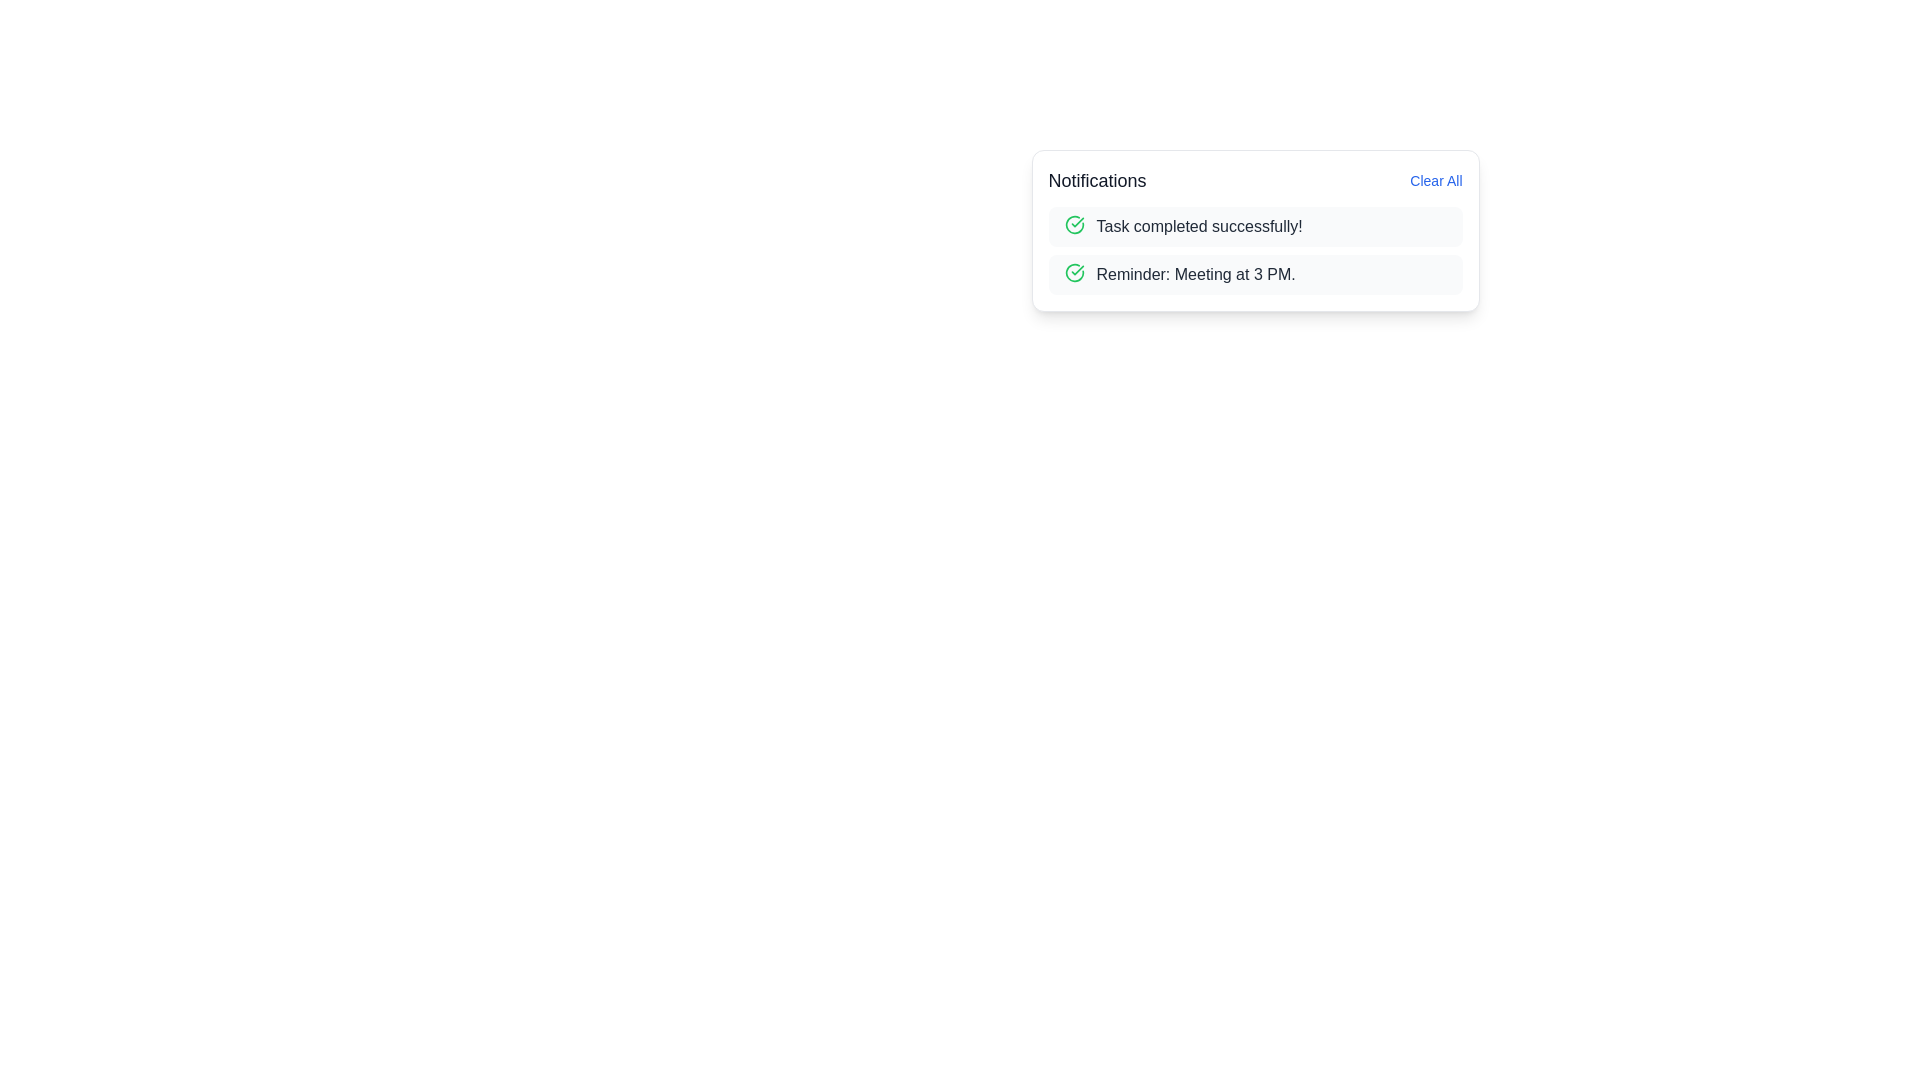  I want to click on the notification item displaying 'Reminder: Meeting at 3 PM.', so click(1254, 274).